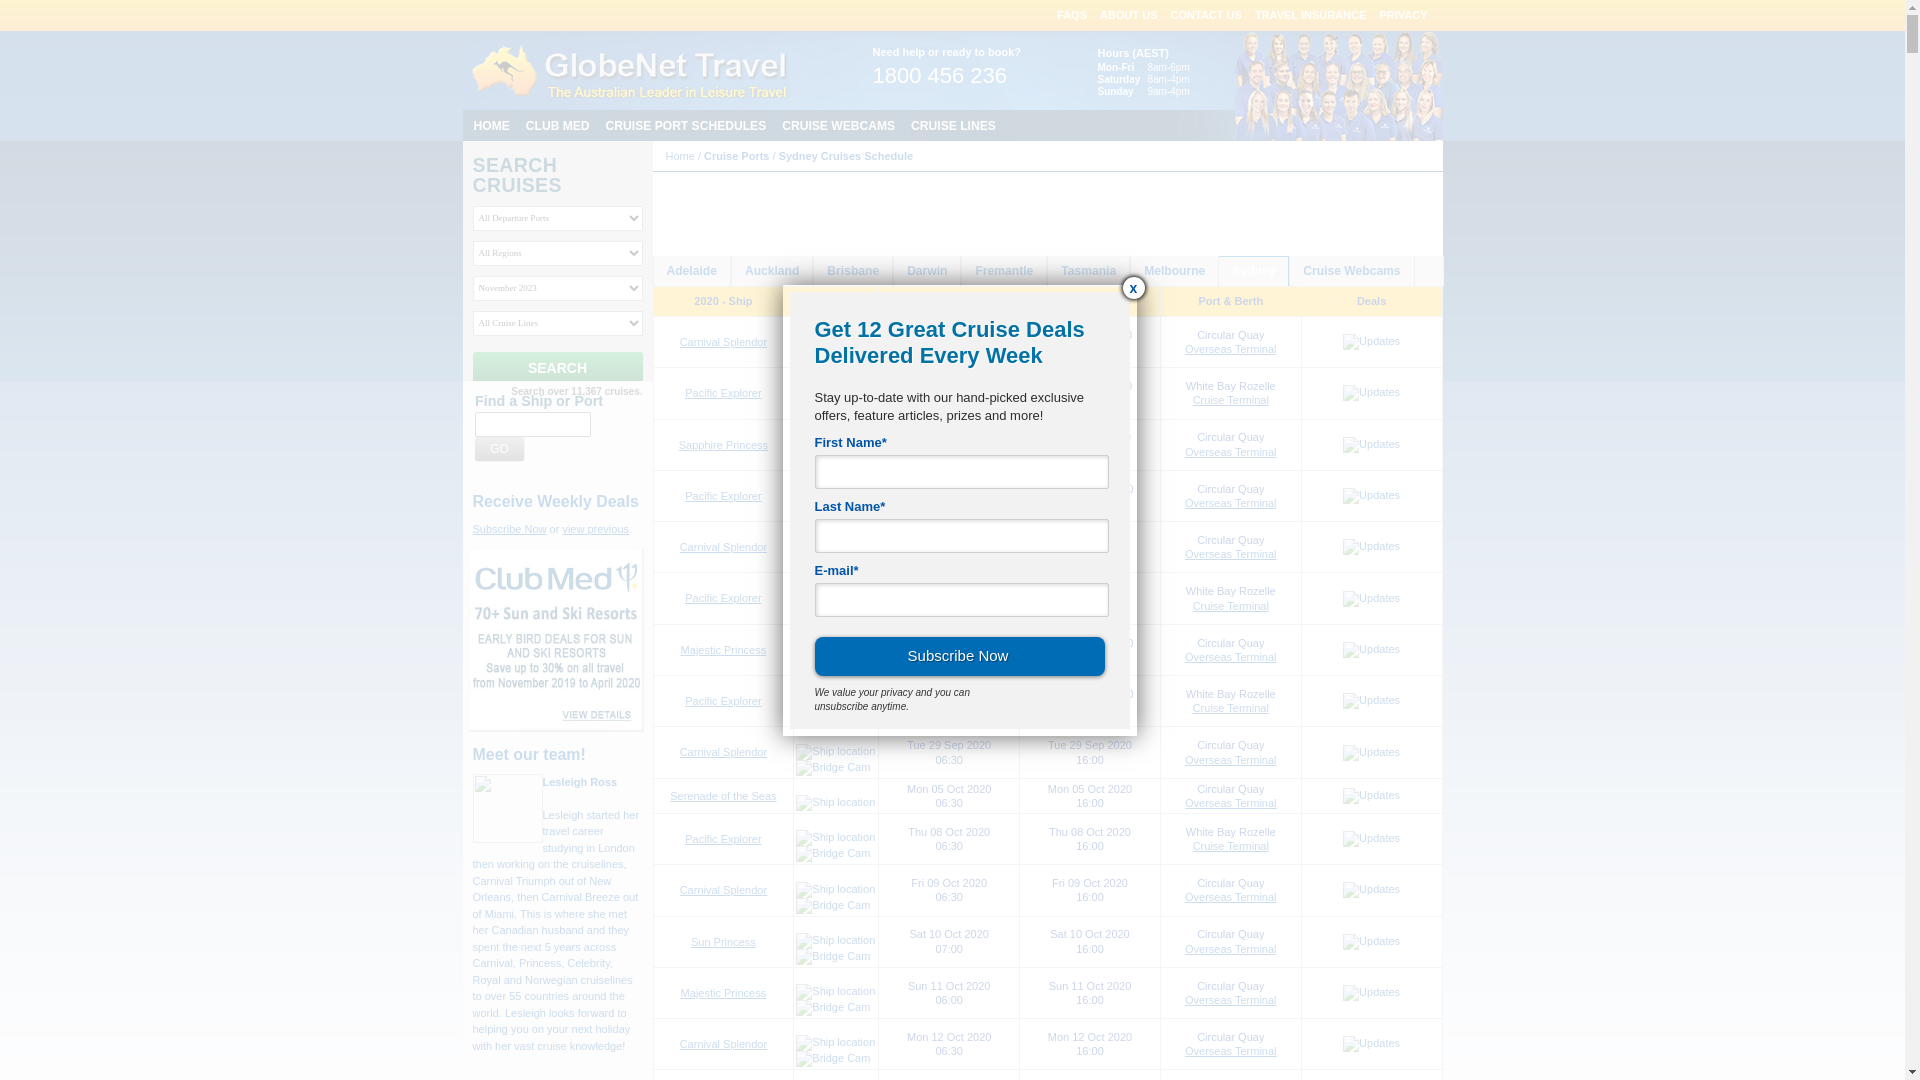 This screenshot has height=1080, width=1920. What do you see at coordinates (1343, 393) in the screenshot?
I see `'Updates'` at bounding box center [1343, 393].